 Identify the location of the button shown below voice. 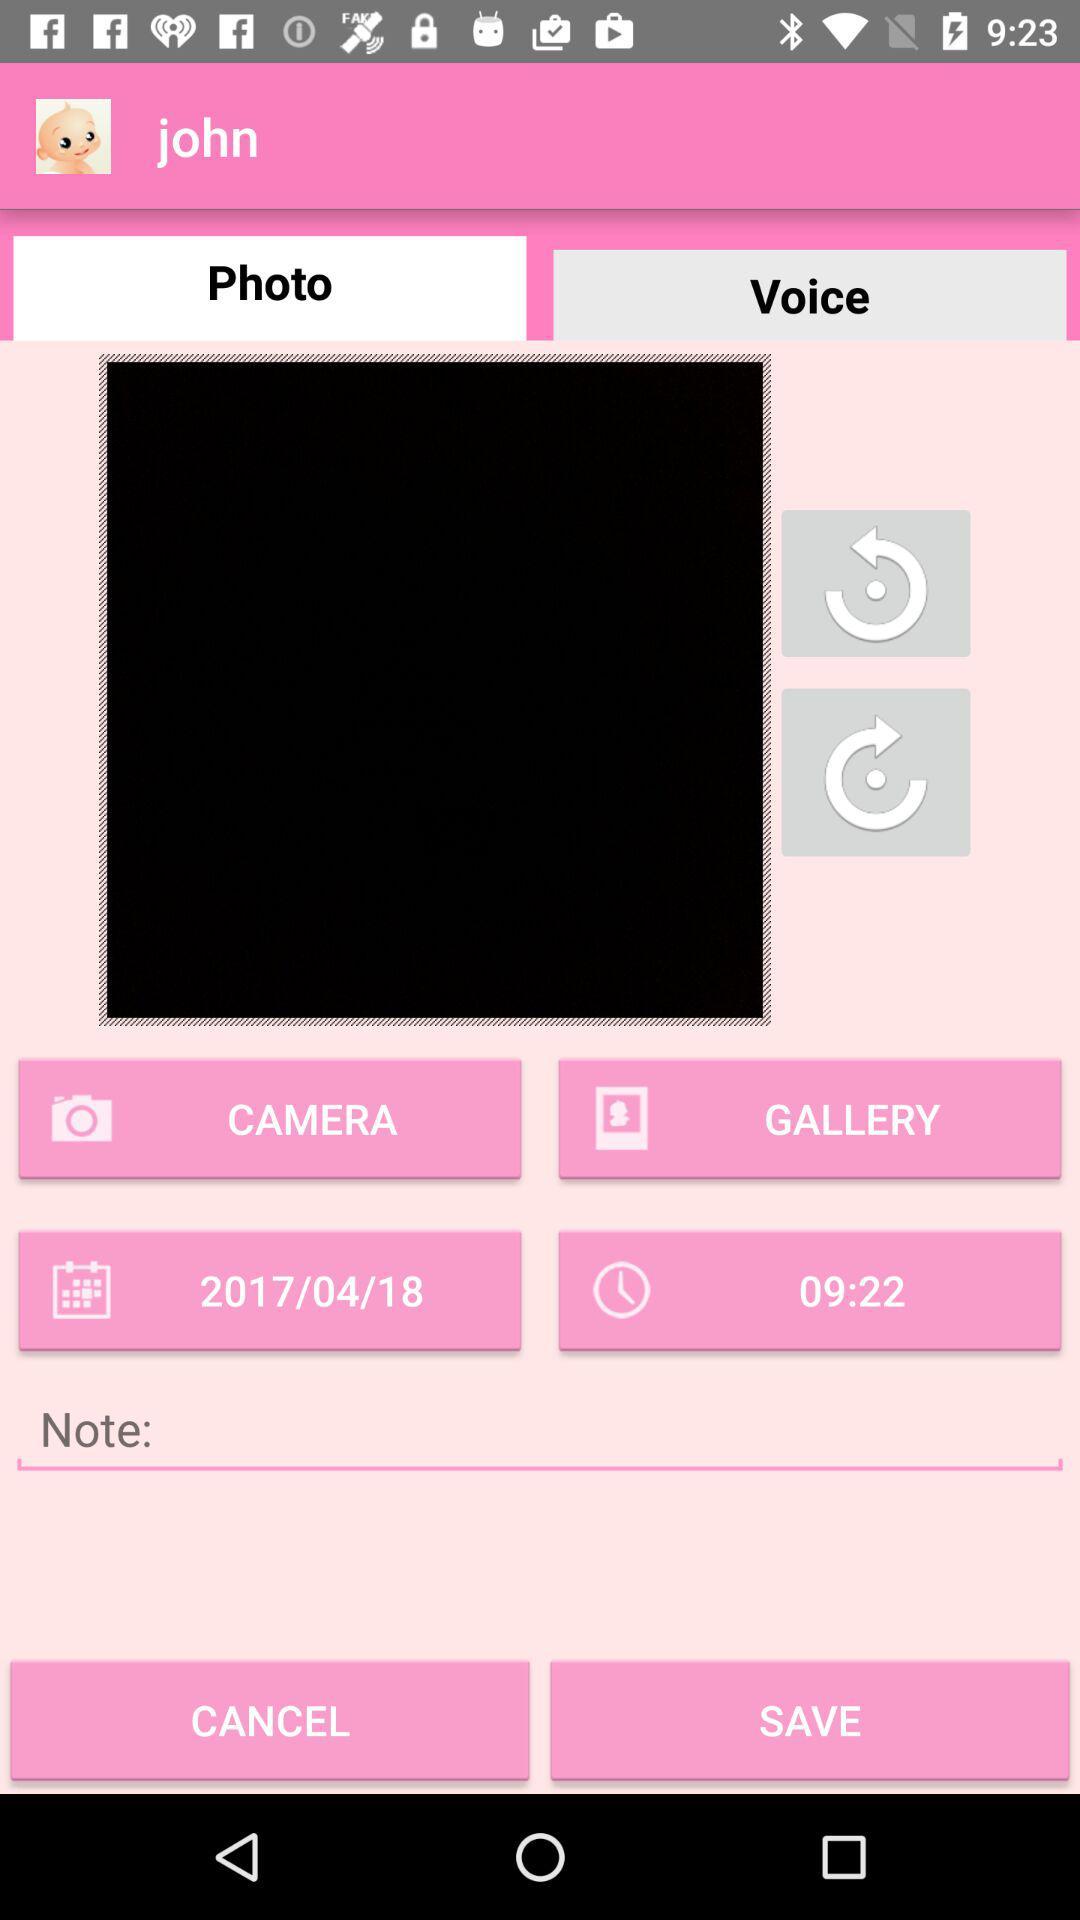
(874, 582).